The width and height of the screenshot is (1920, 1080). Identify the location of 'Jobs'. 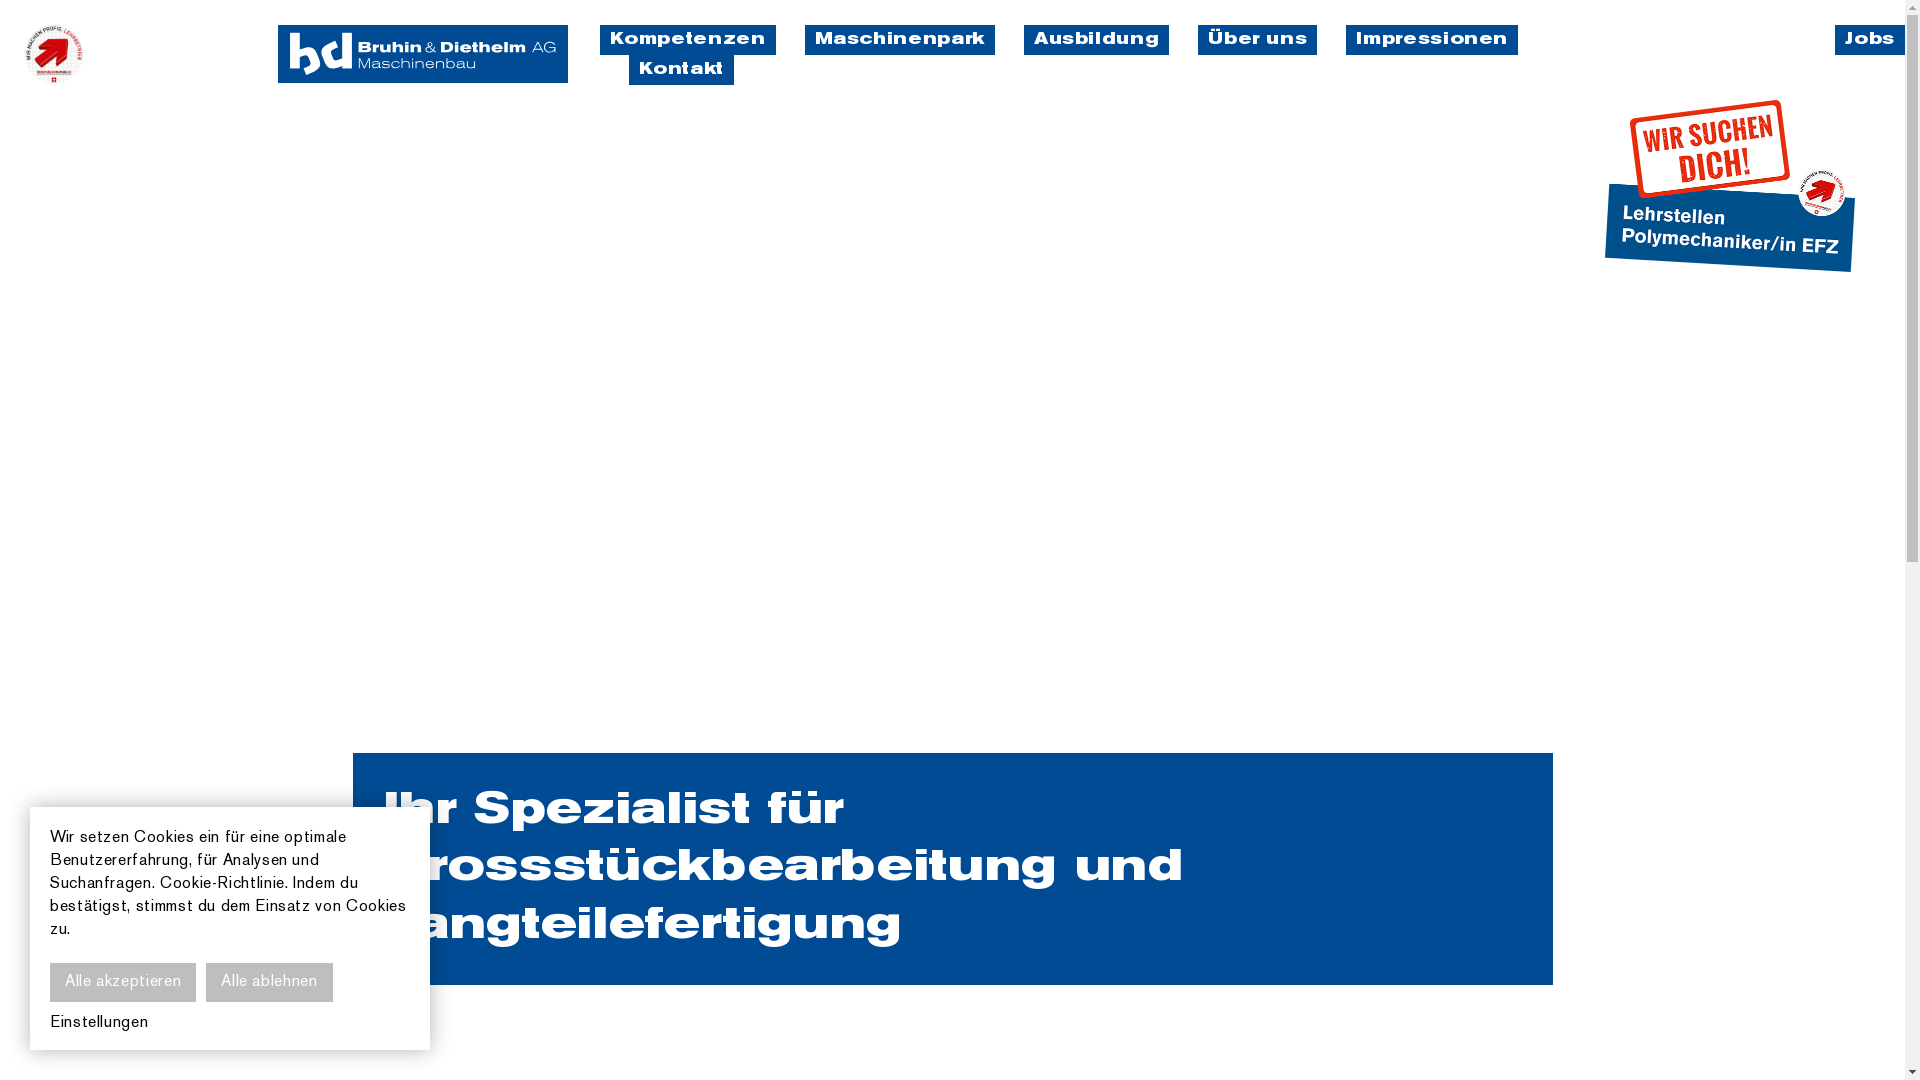
(1869, 39).